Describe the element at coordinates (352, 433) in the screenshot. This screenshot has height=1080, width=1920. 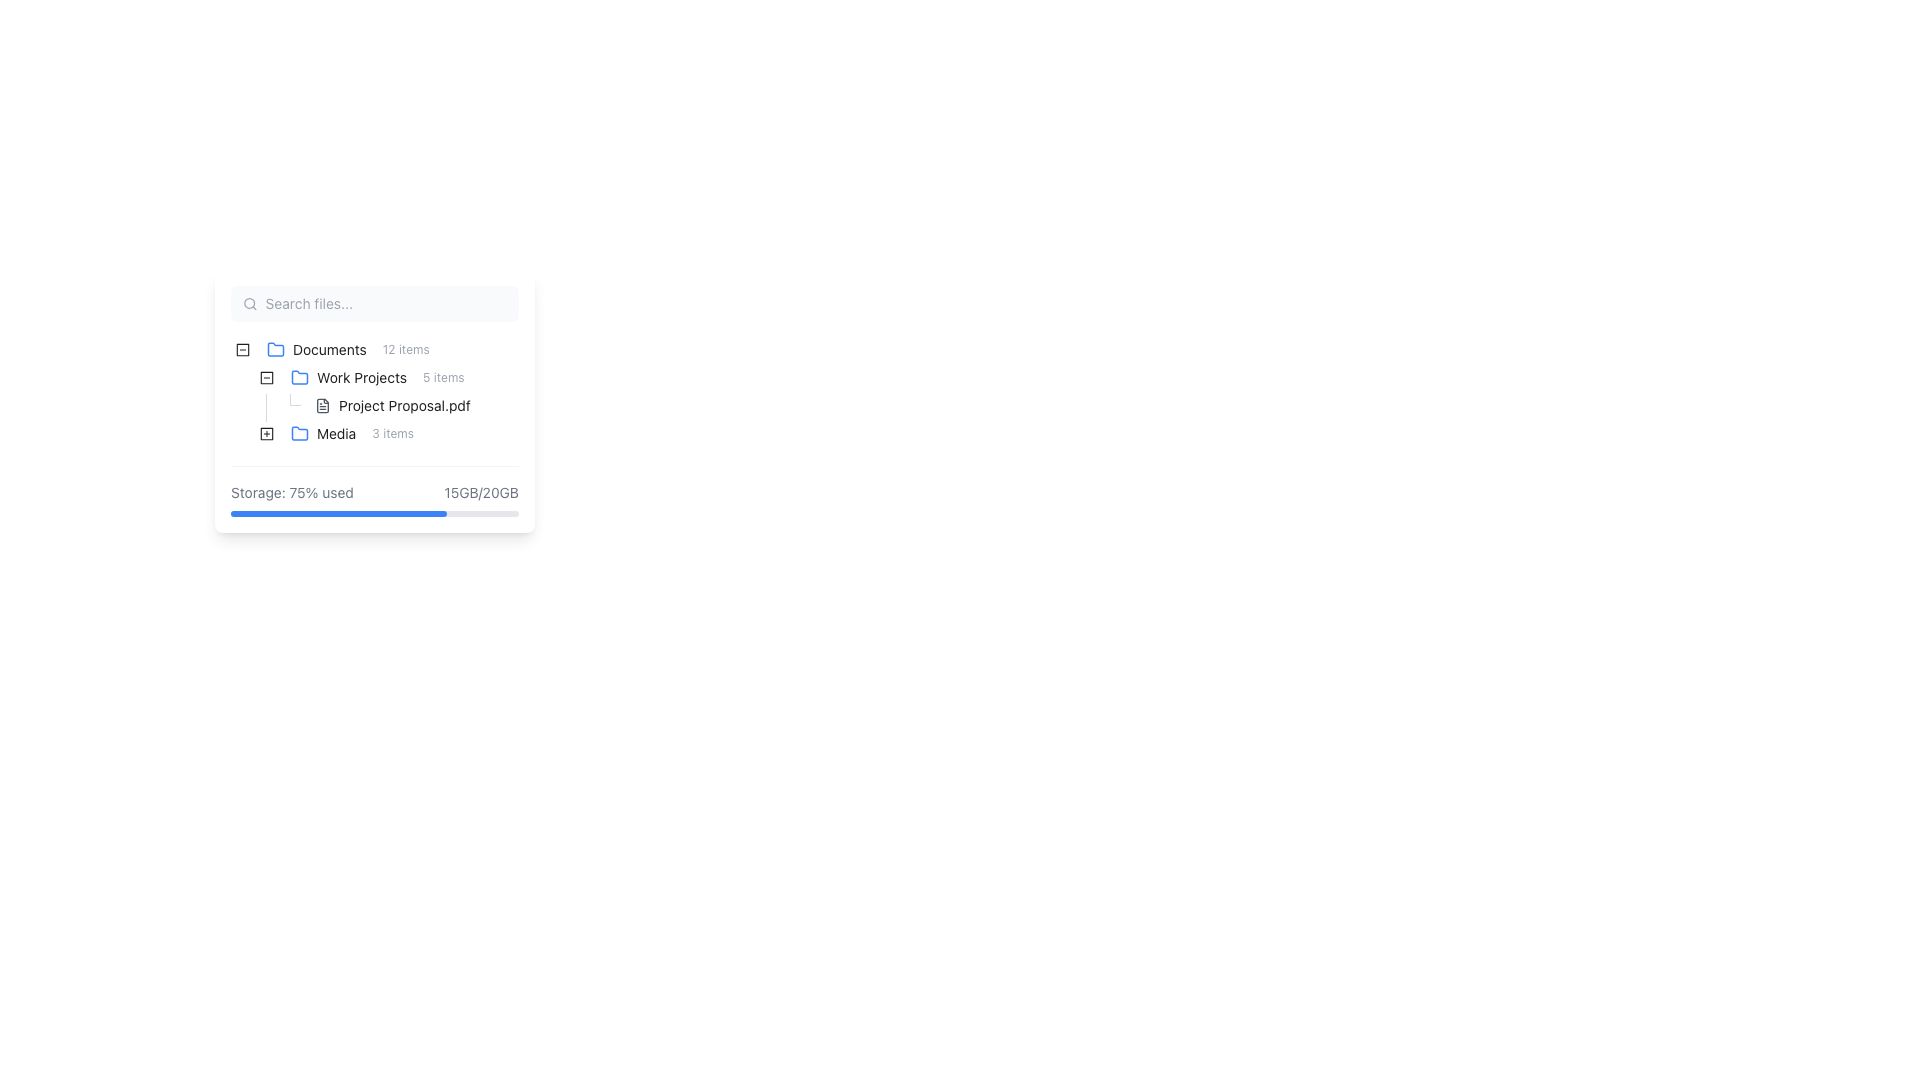
I see `the 'Media' folder label, which displays '3 items' and has a blue folder icon` at that location.